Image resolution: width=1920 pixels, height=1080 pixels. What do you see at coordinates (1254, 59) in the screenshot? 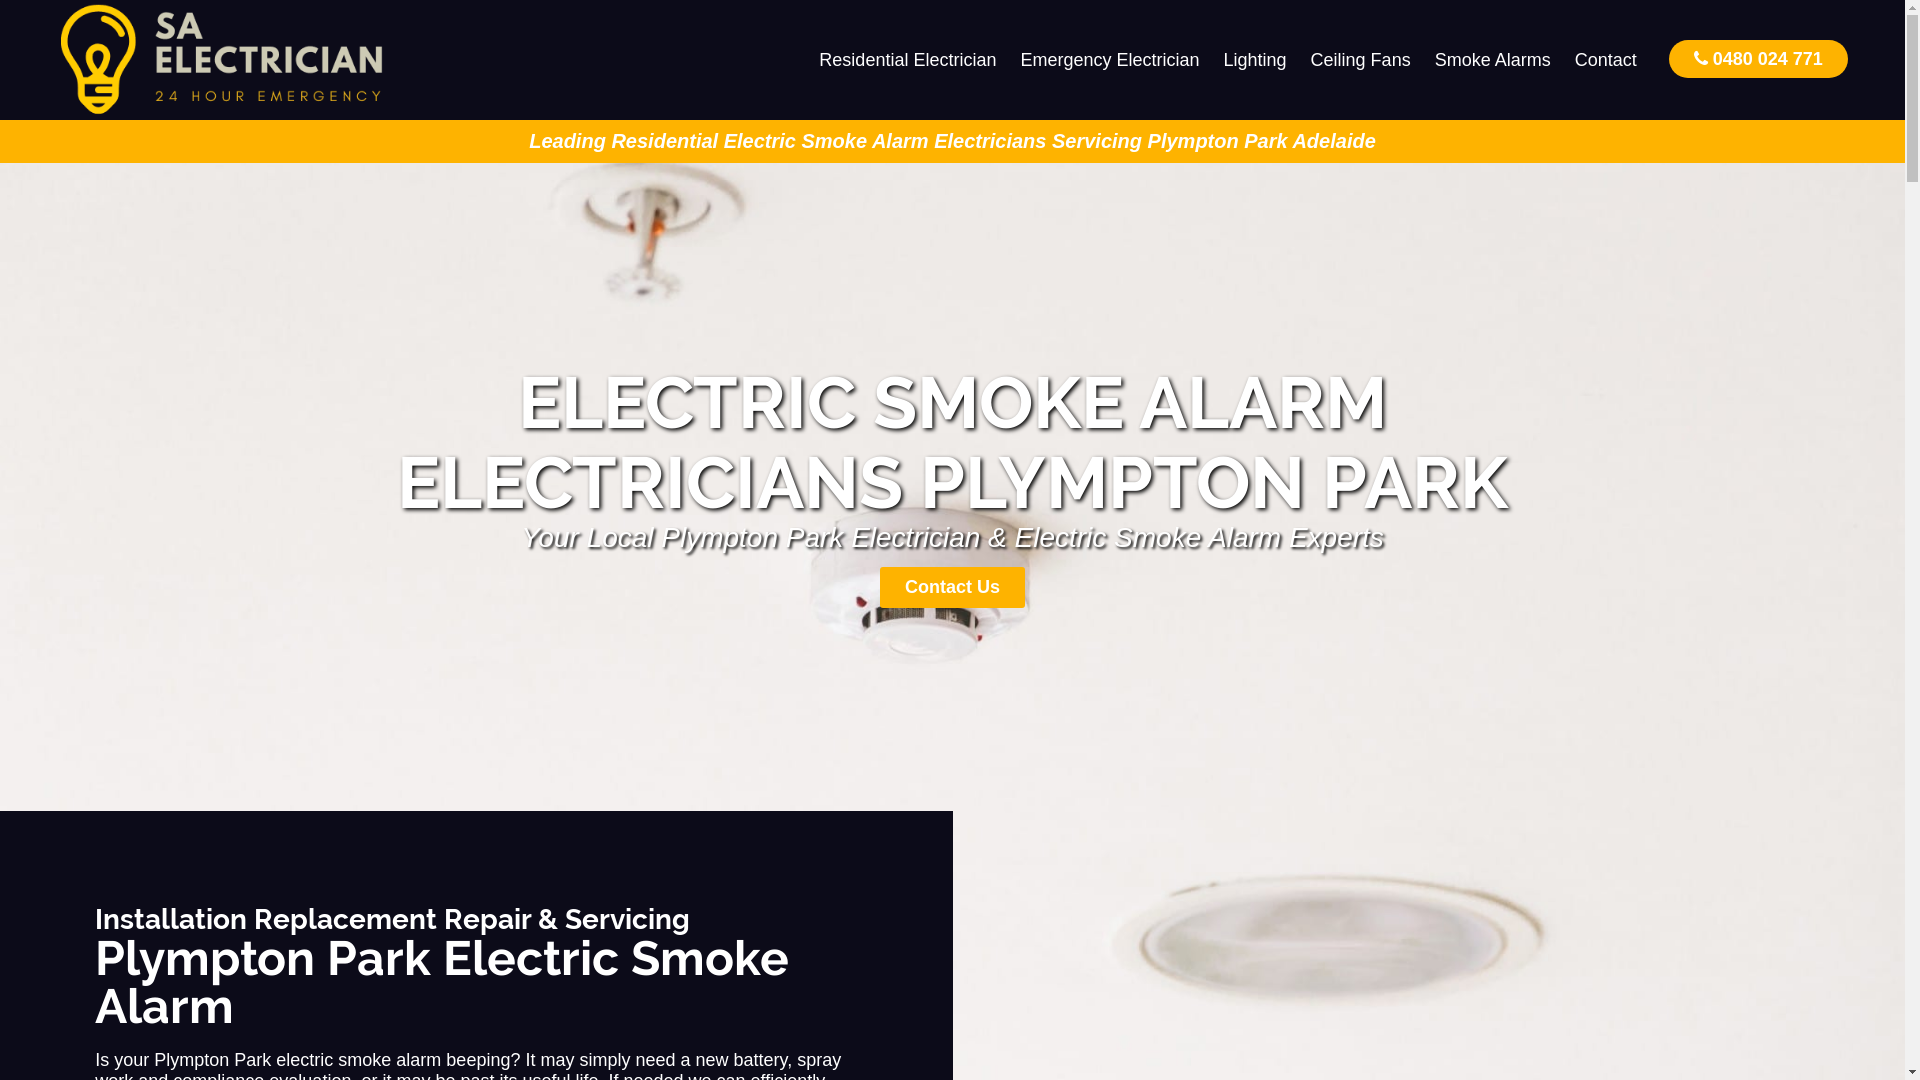
I see `'Lighting'` at bounding box center [1254, 59].